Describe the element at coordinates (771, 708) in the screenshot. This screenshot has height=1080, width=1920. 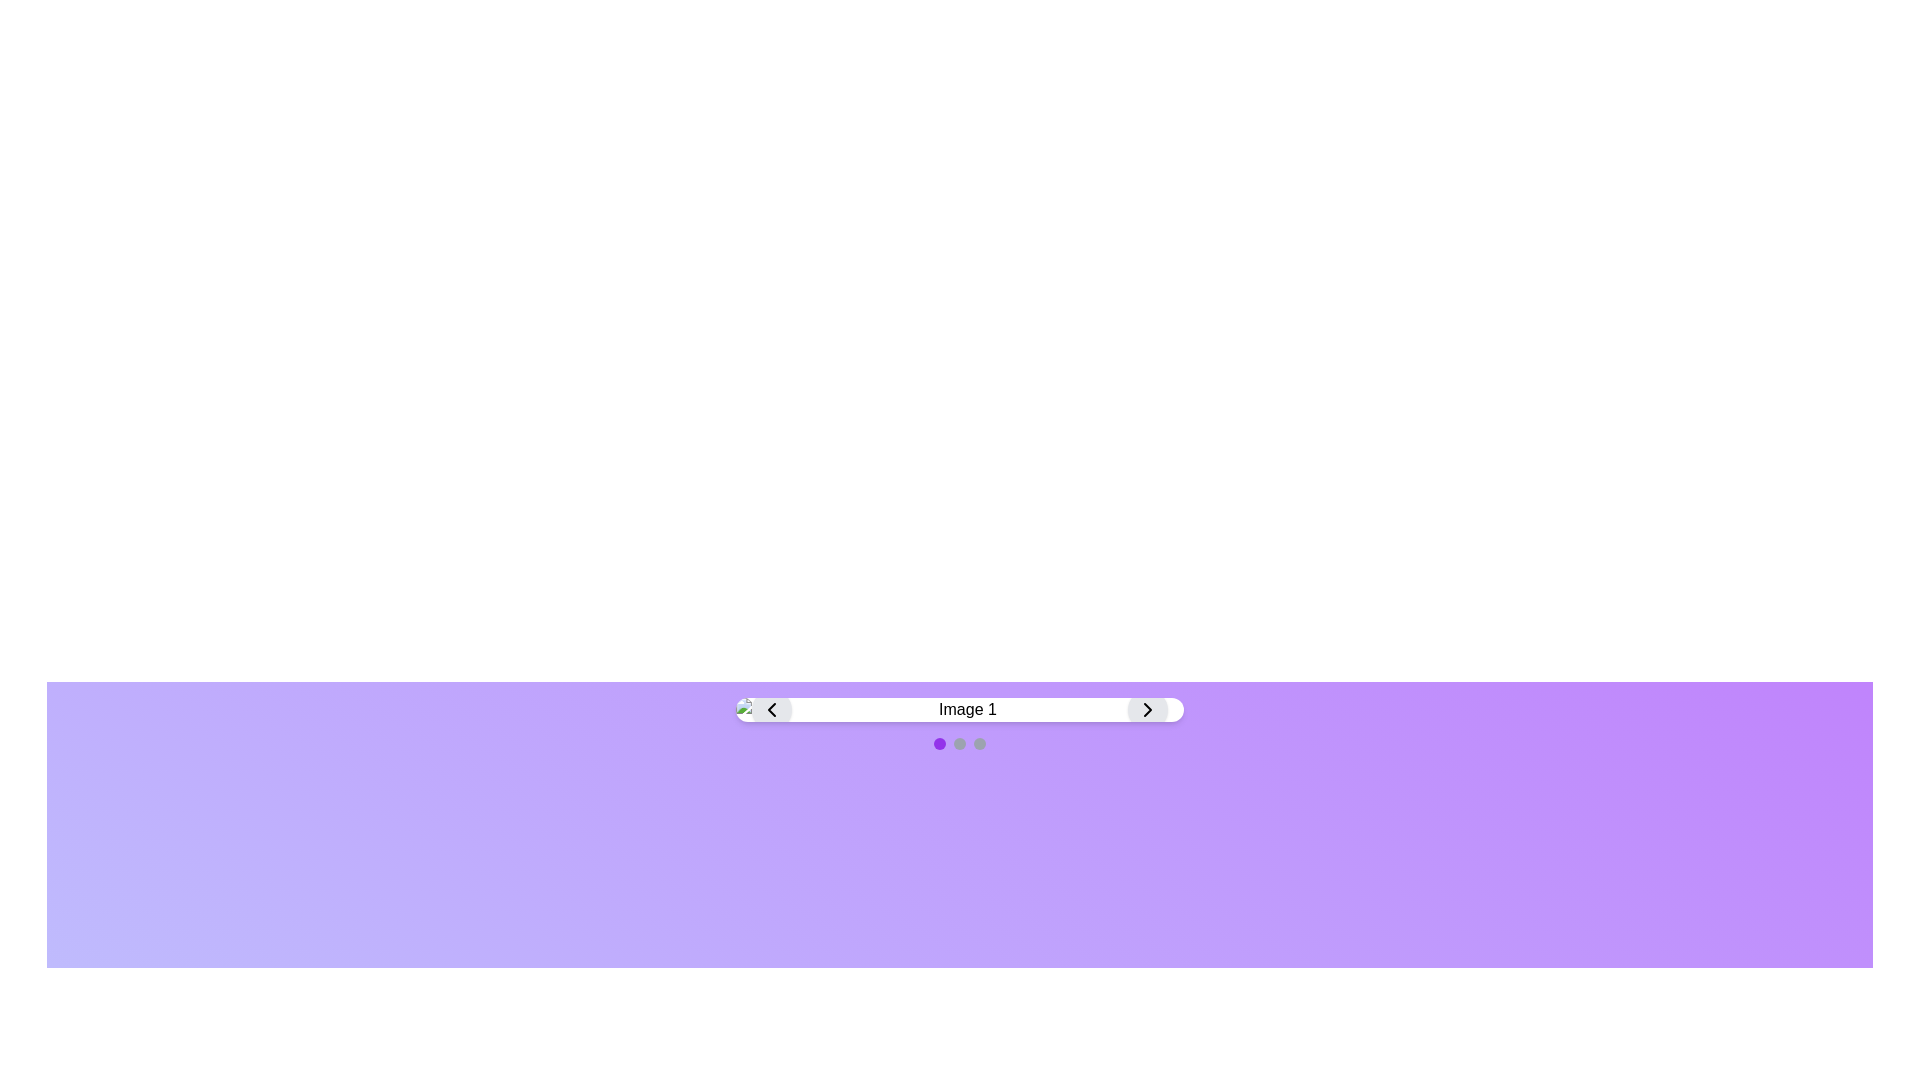
I see `the left-pointing chevron icon within the SVG located at the bottom center of the interface for interaction feedback` at that location.